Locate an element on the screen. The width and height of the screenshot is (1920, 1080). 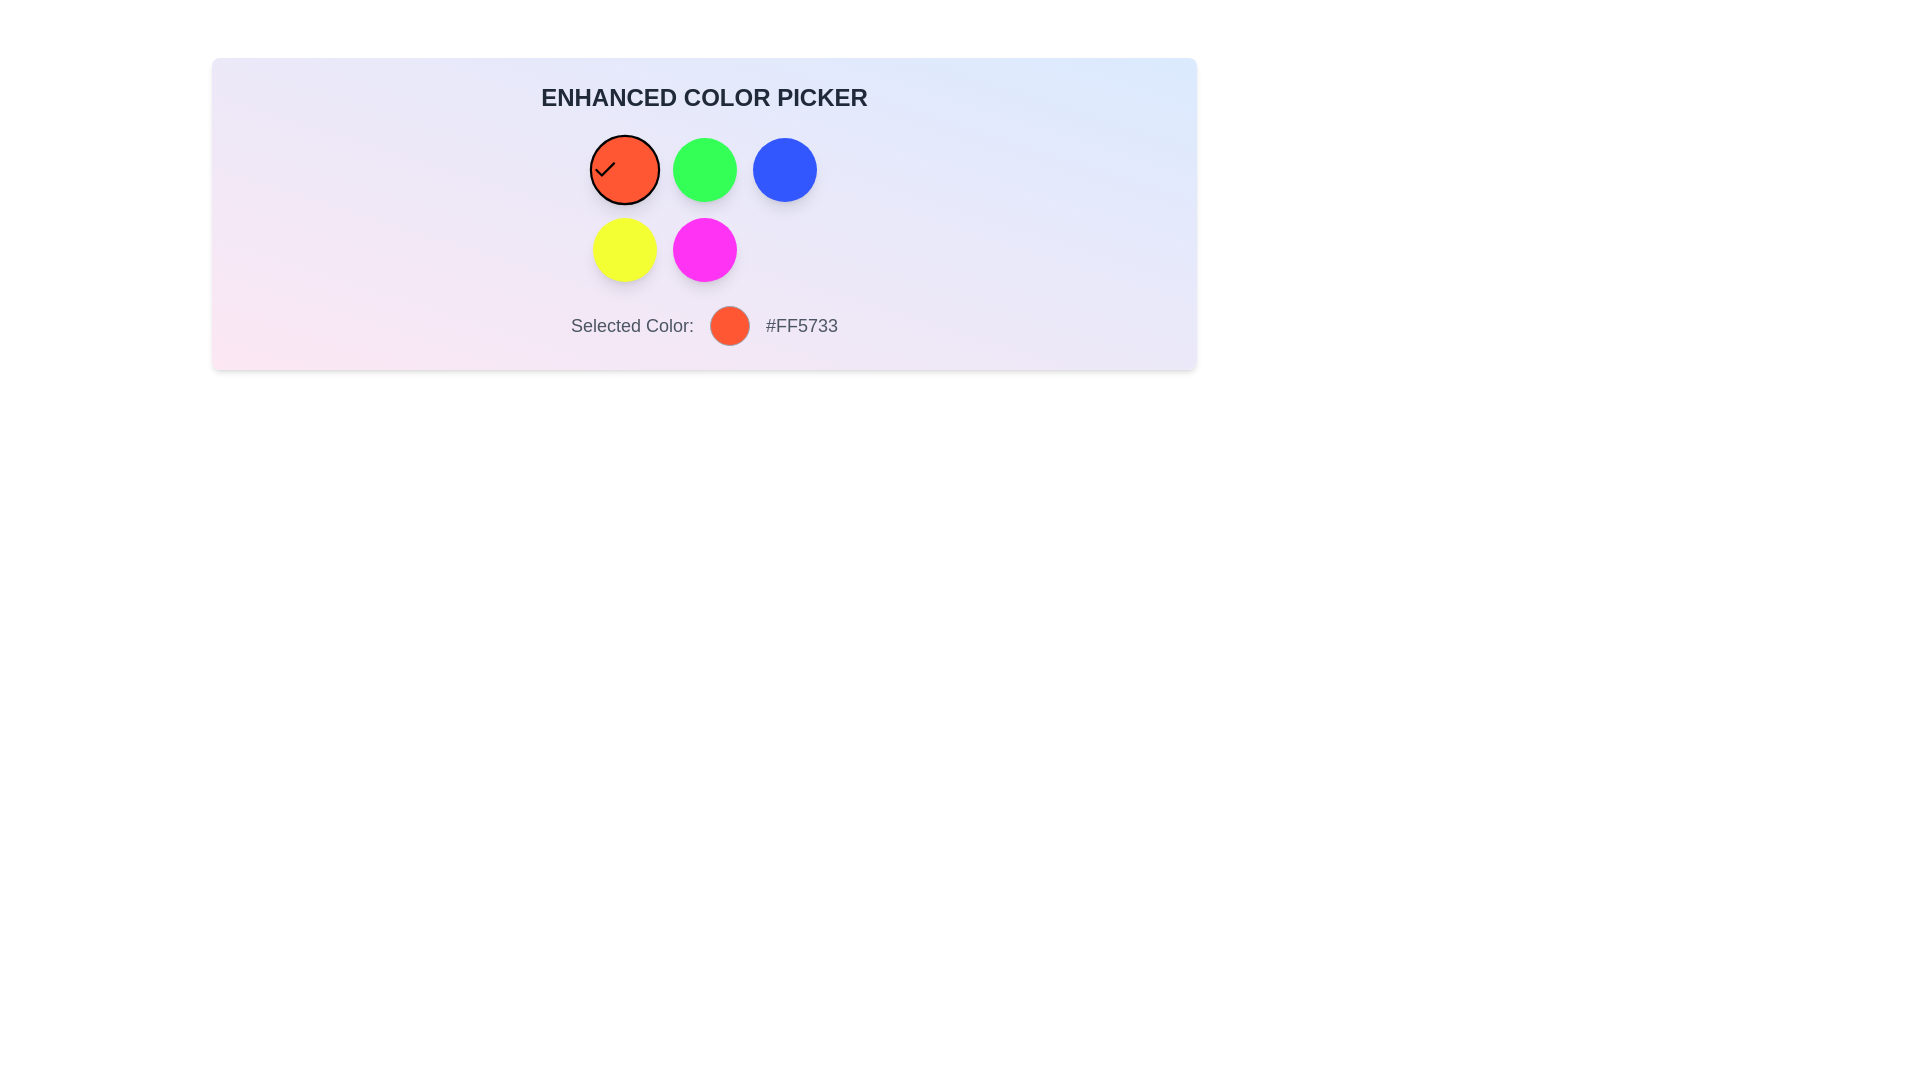
the circular button with a bright yellow background located in the second row and first column of a grid layout is located at coordinates (623, 249).